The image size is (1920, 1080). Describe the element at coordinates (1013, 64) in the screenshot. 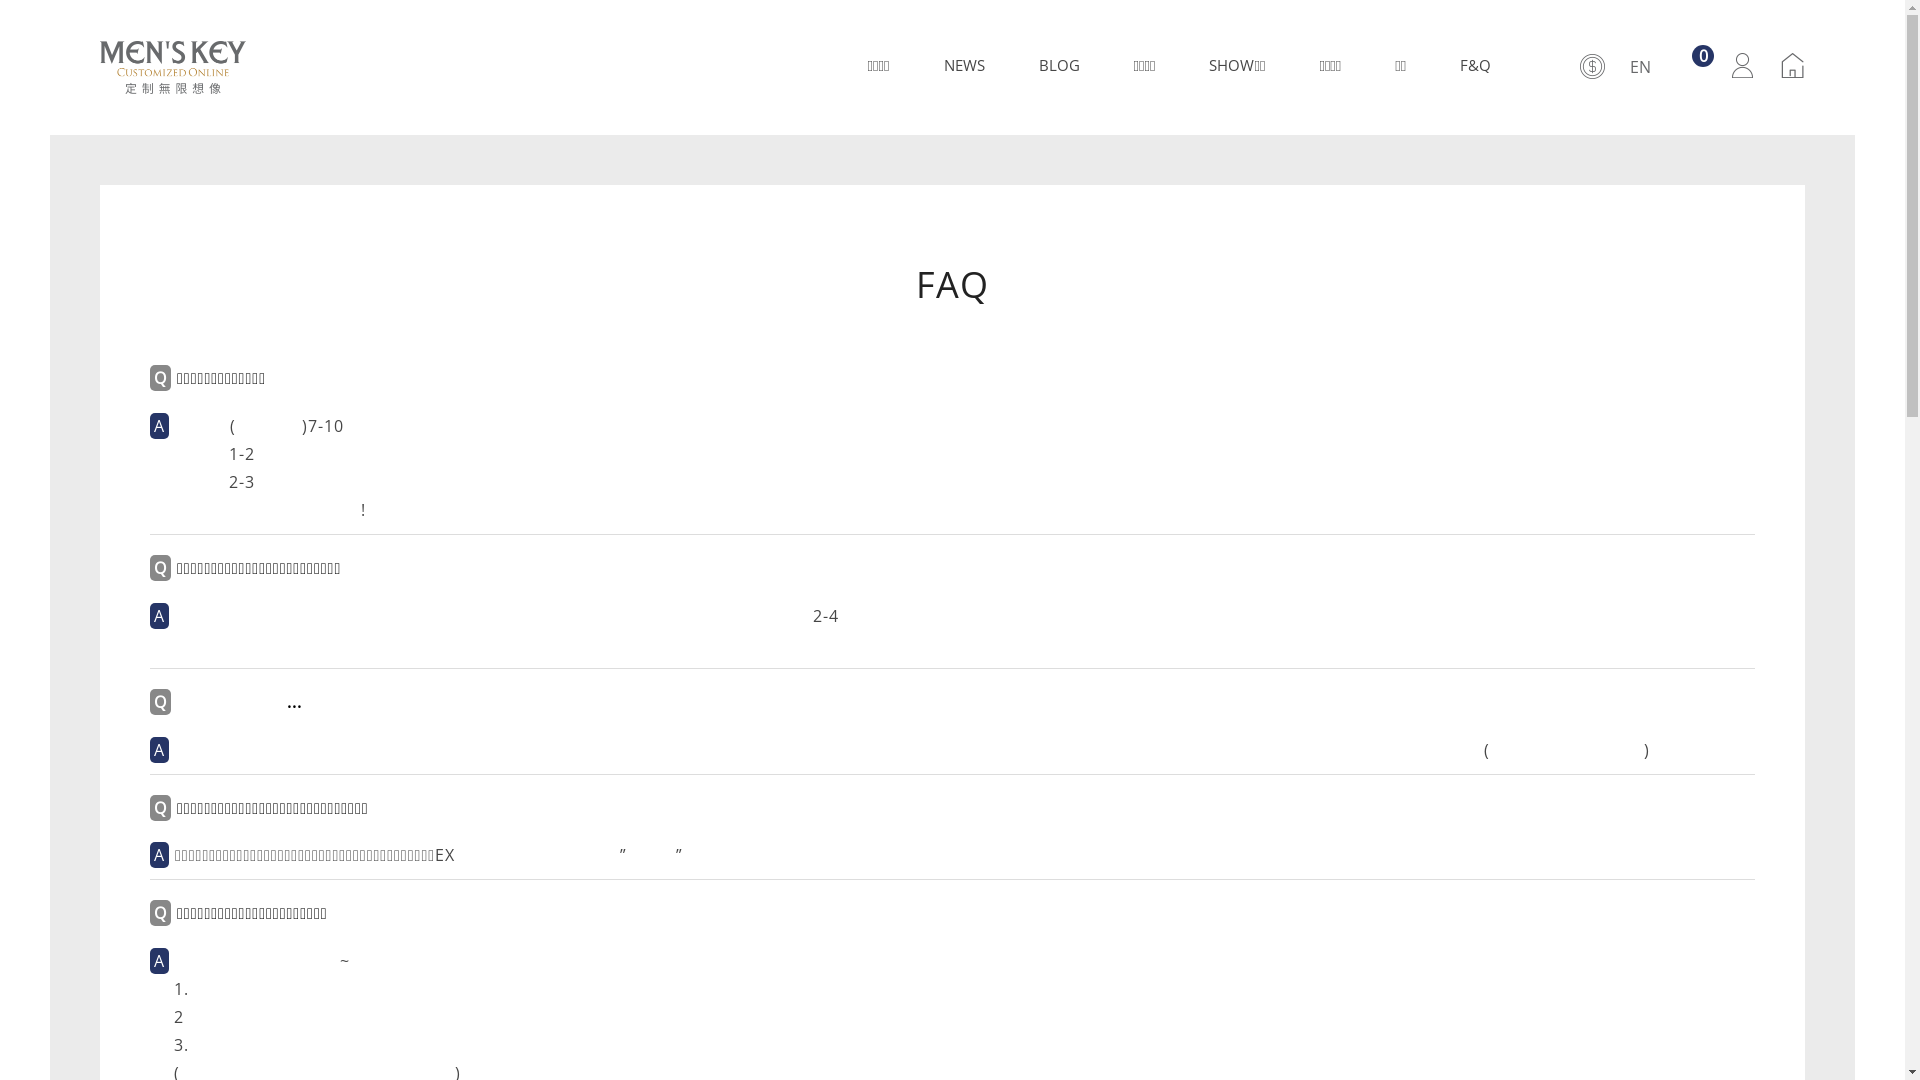

I see `'BLOG'` at that location.